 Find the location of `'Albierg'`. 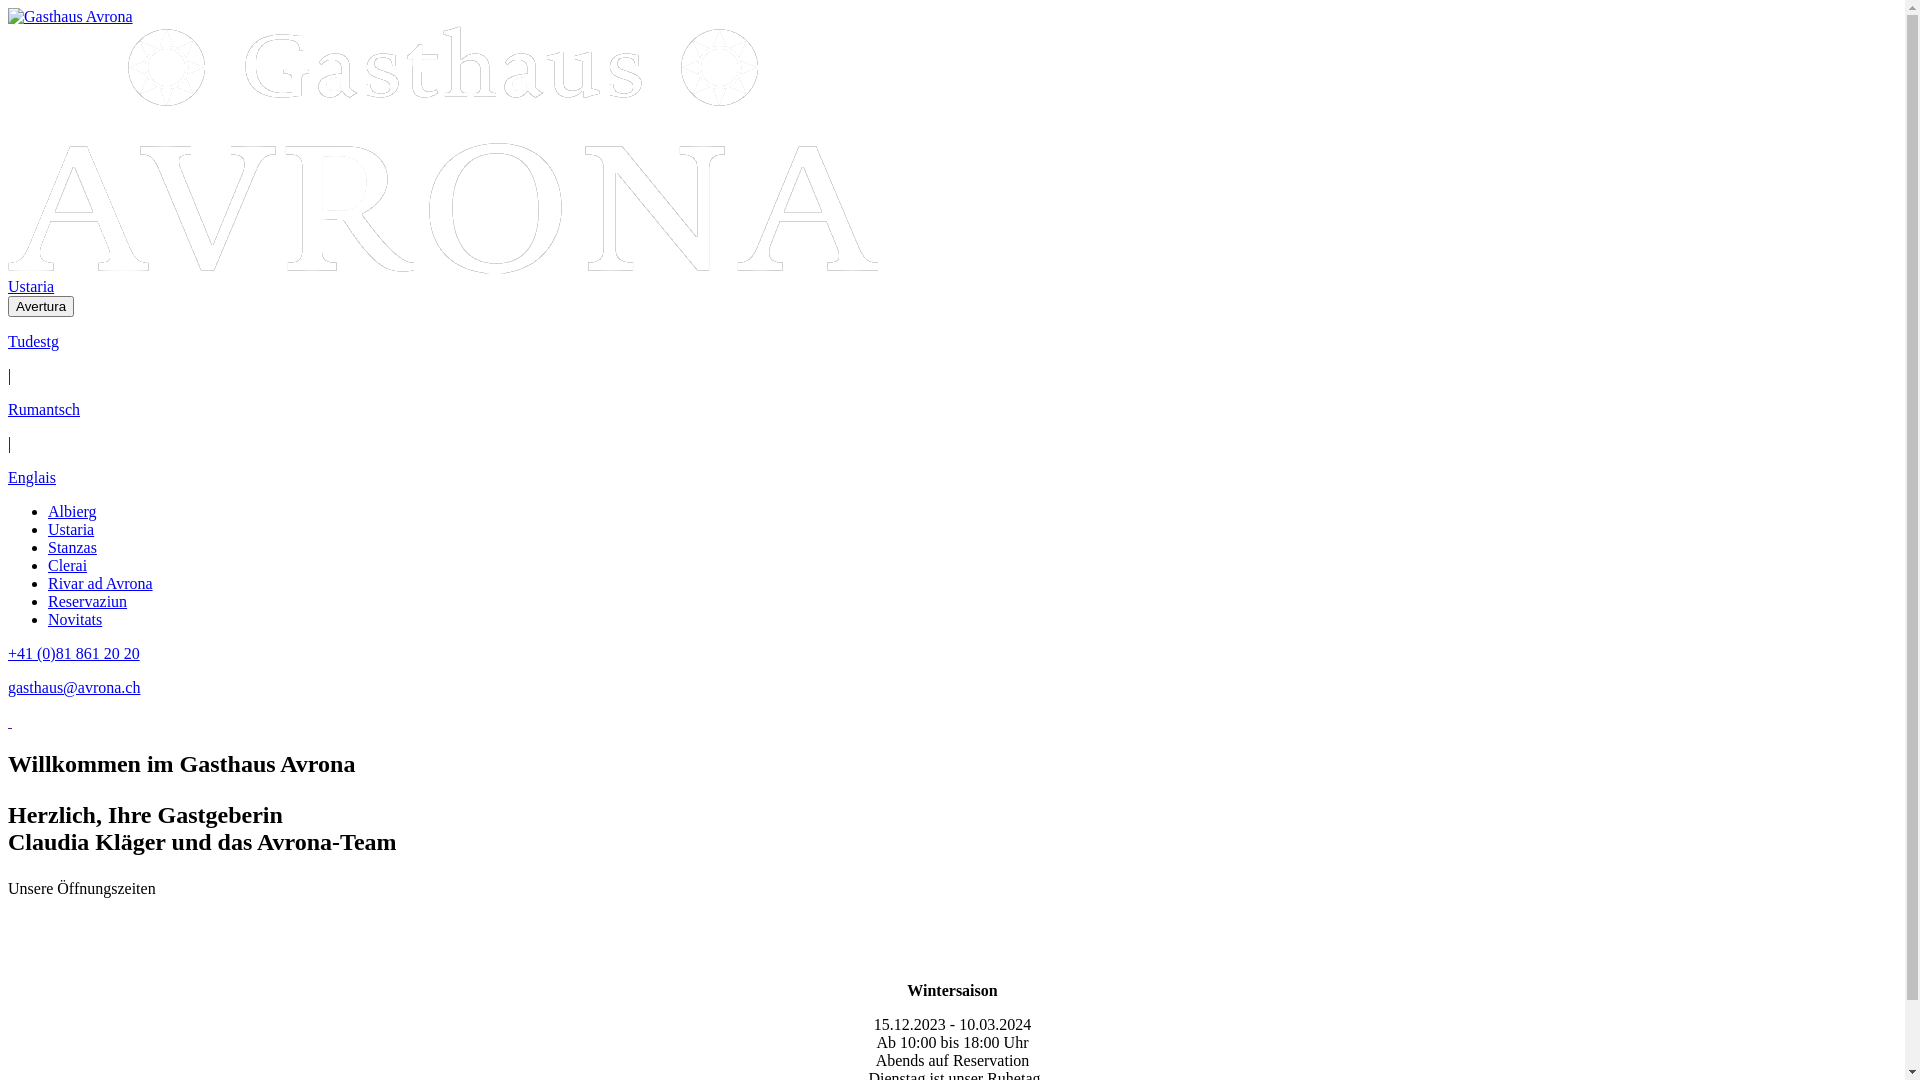

'Albierg' is located at coordinates (72, 510).